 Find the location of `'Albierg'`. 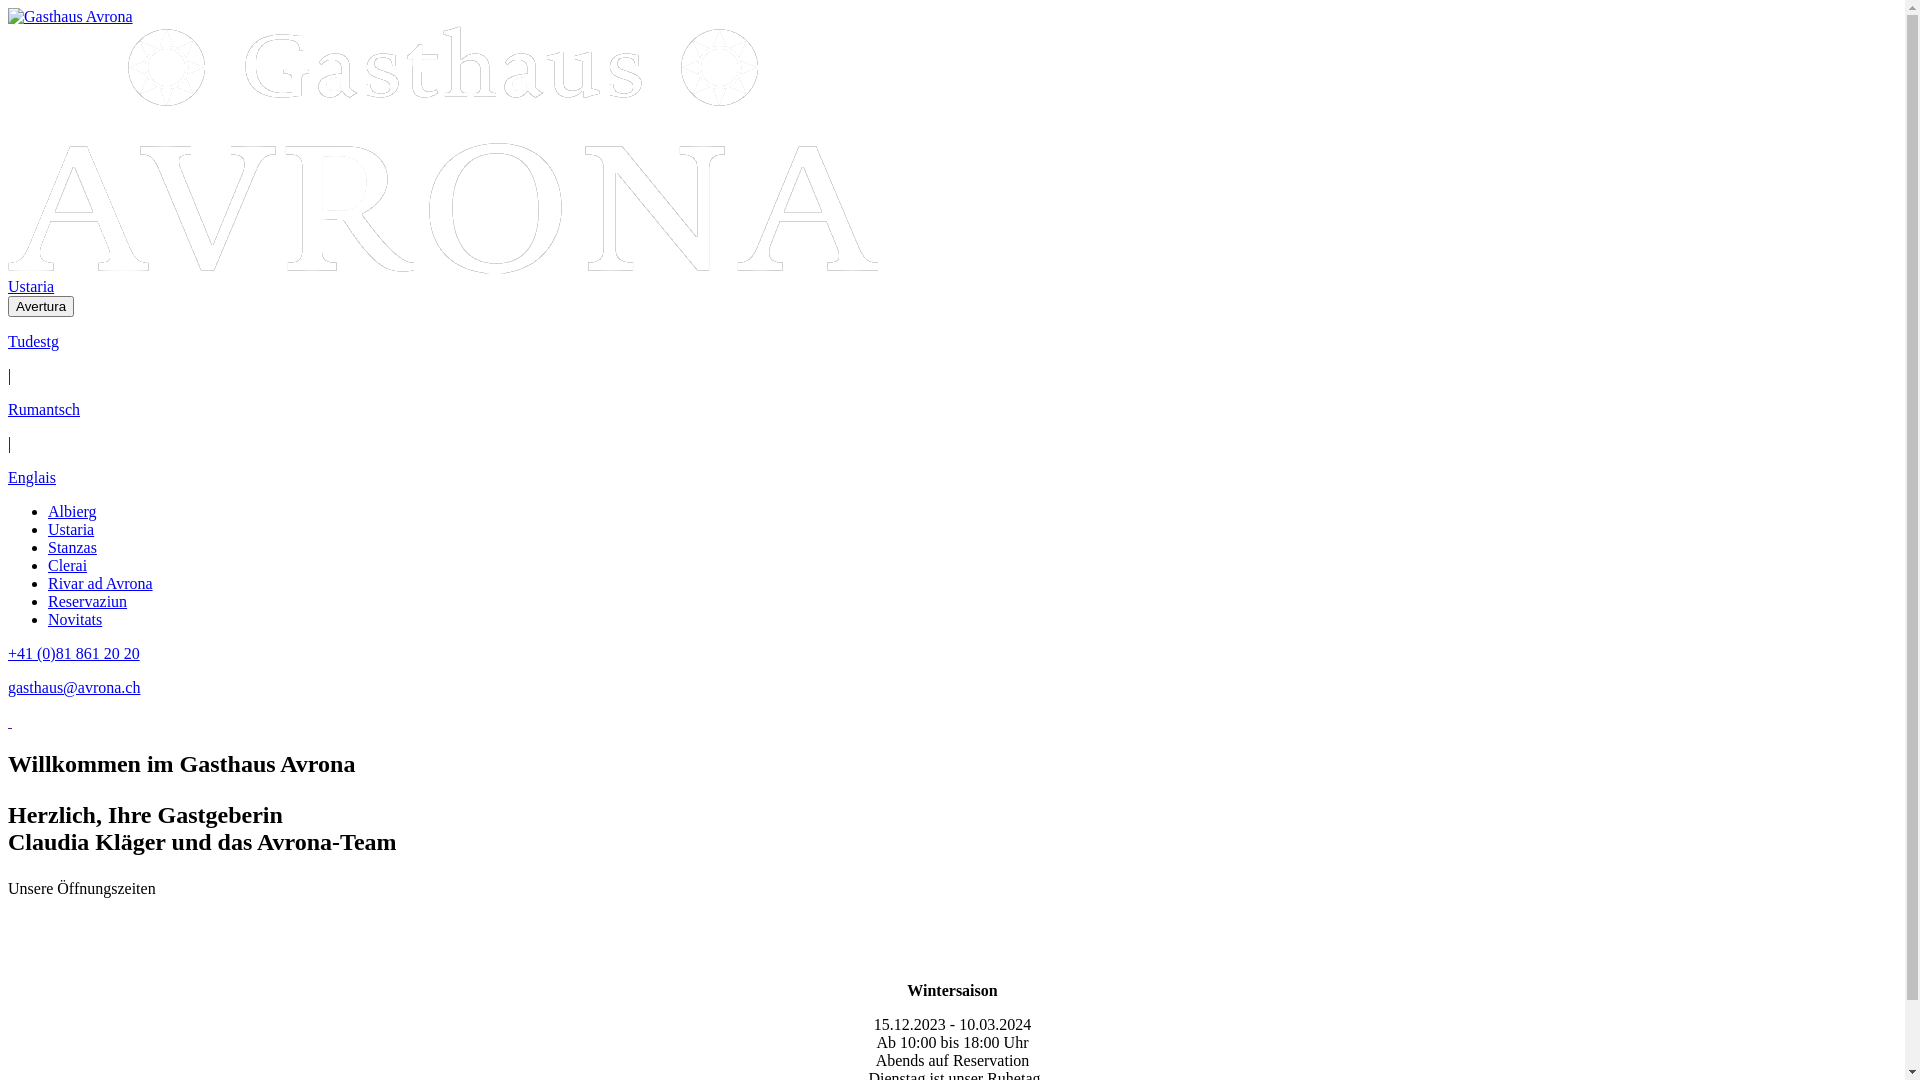

'Albierg' is located at coordinates (72, 510).